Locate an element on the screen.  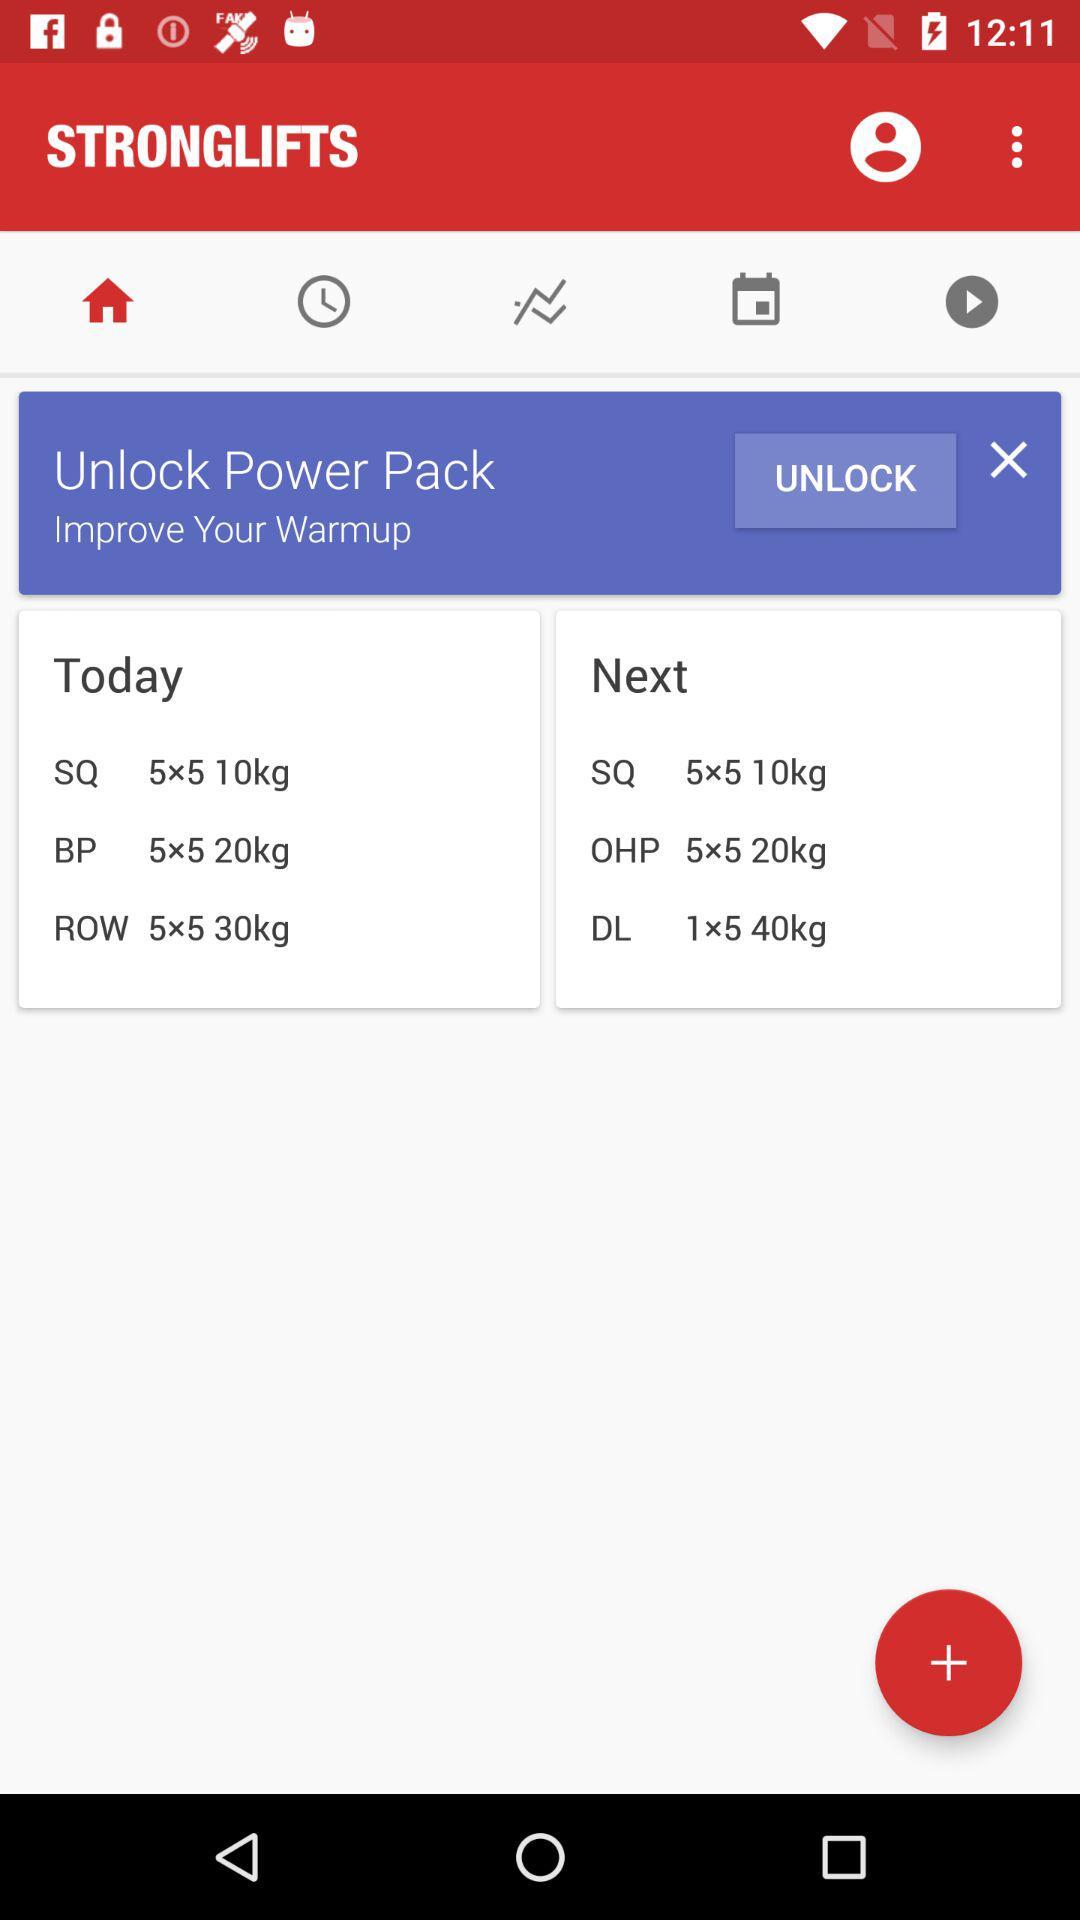
work out is located at coordinates (947, 1662).